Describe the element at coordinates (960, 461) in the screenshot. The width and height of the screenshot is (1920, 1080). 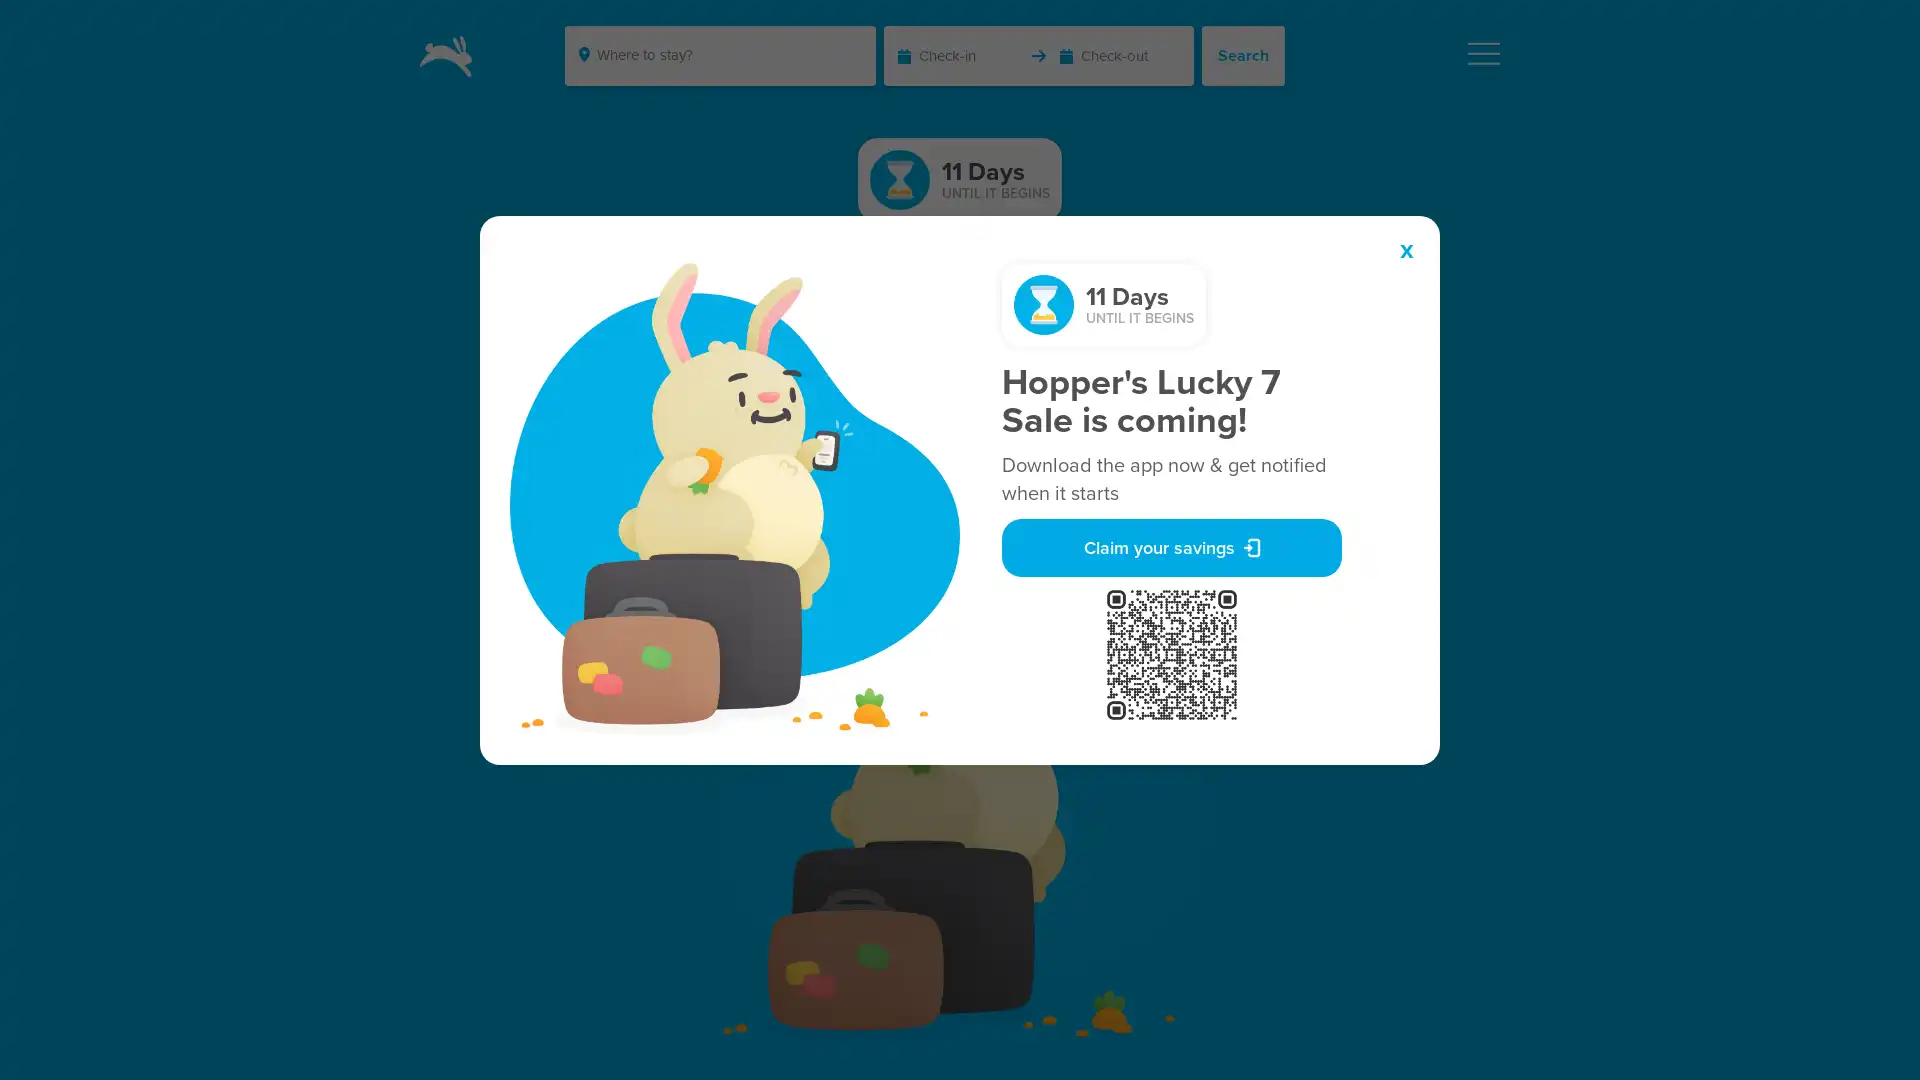
I see `CLAIM YOUR SAVINGS` at that location.